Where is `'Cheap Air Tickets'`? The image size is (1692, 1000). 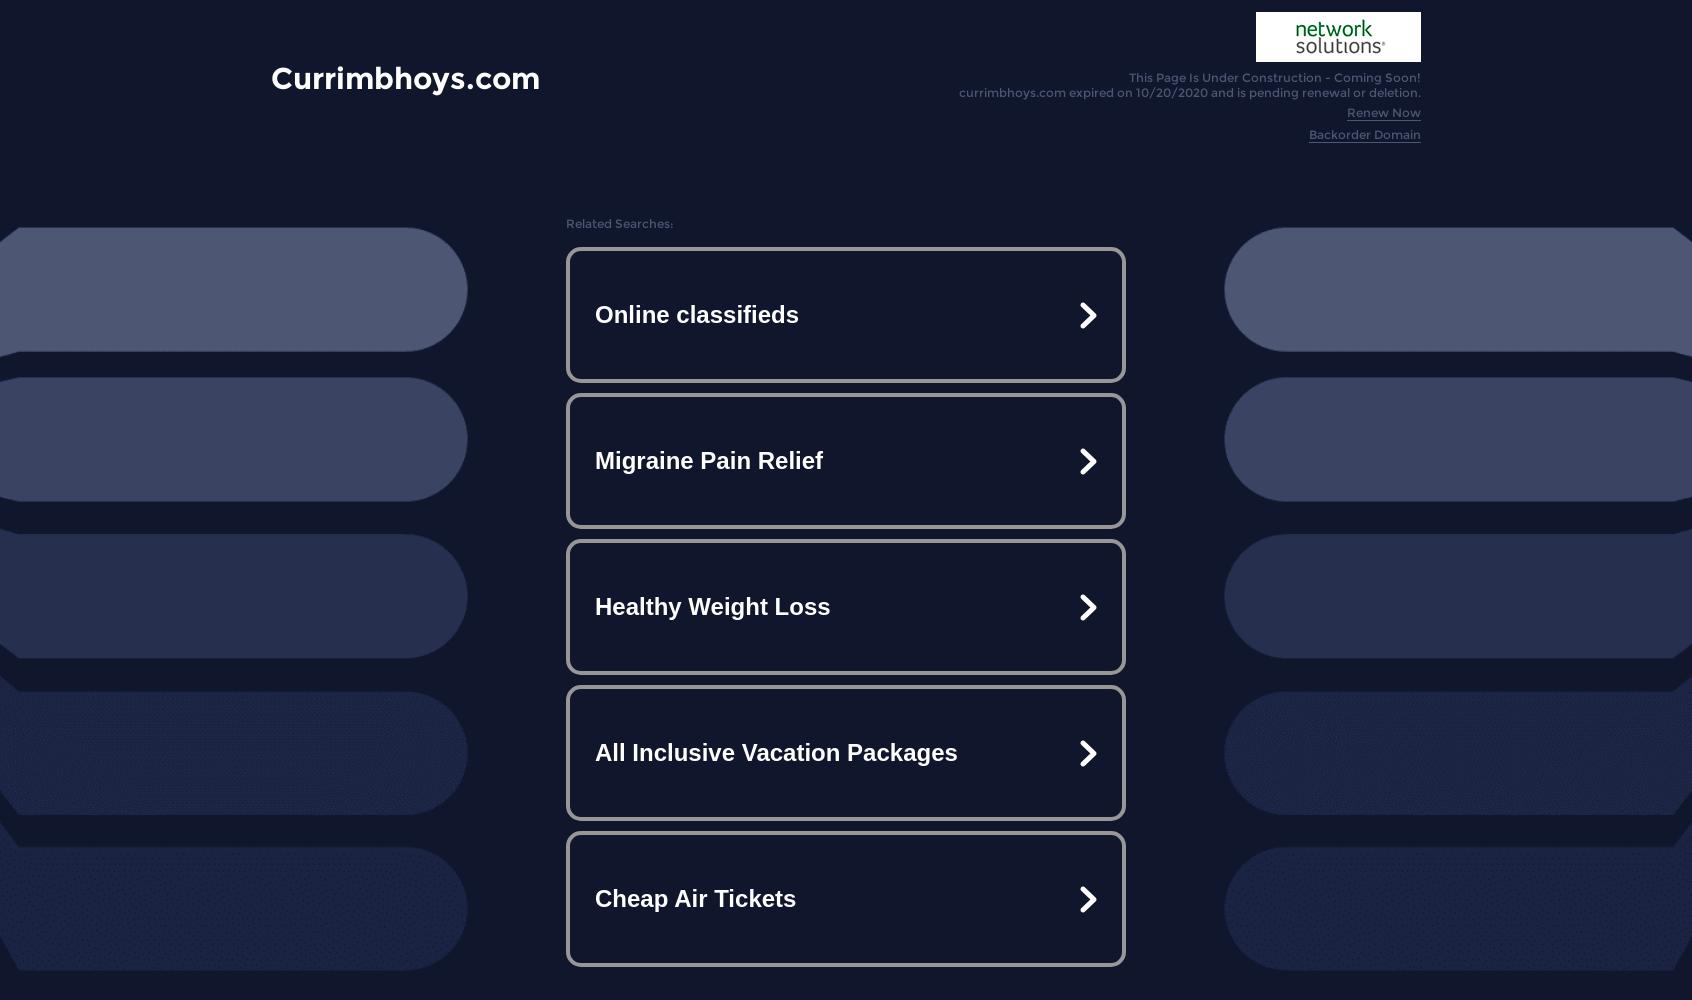
'Cheap Air Tickets' is located at coordinates (695, 898).